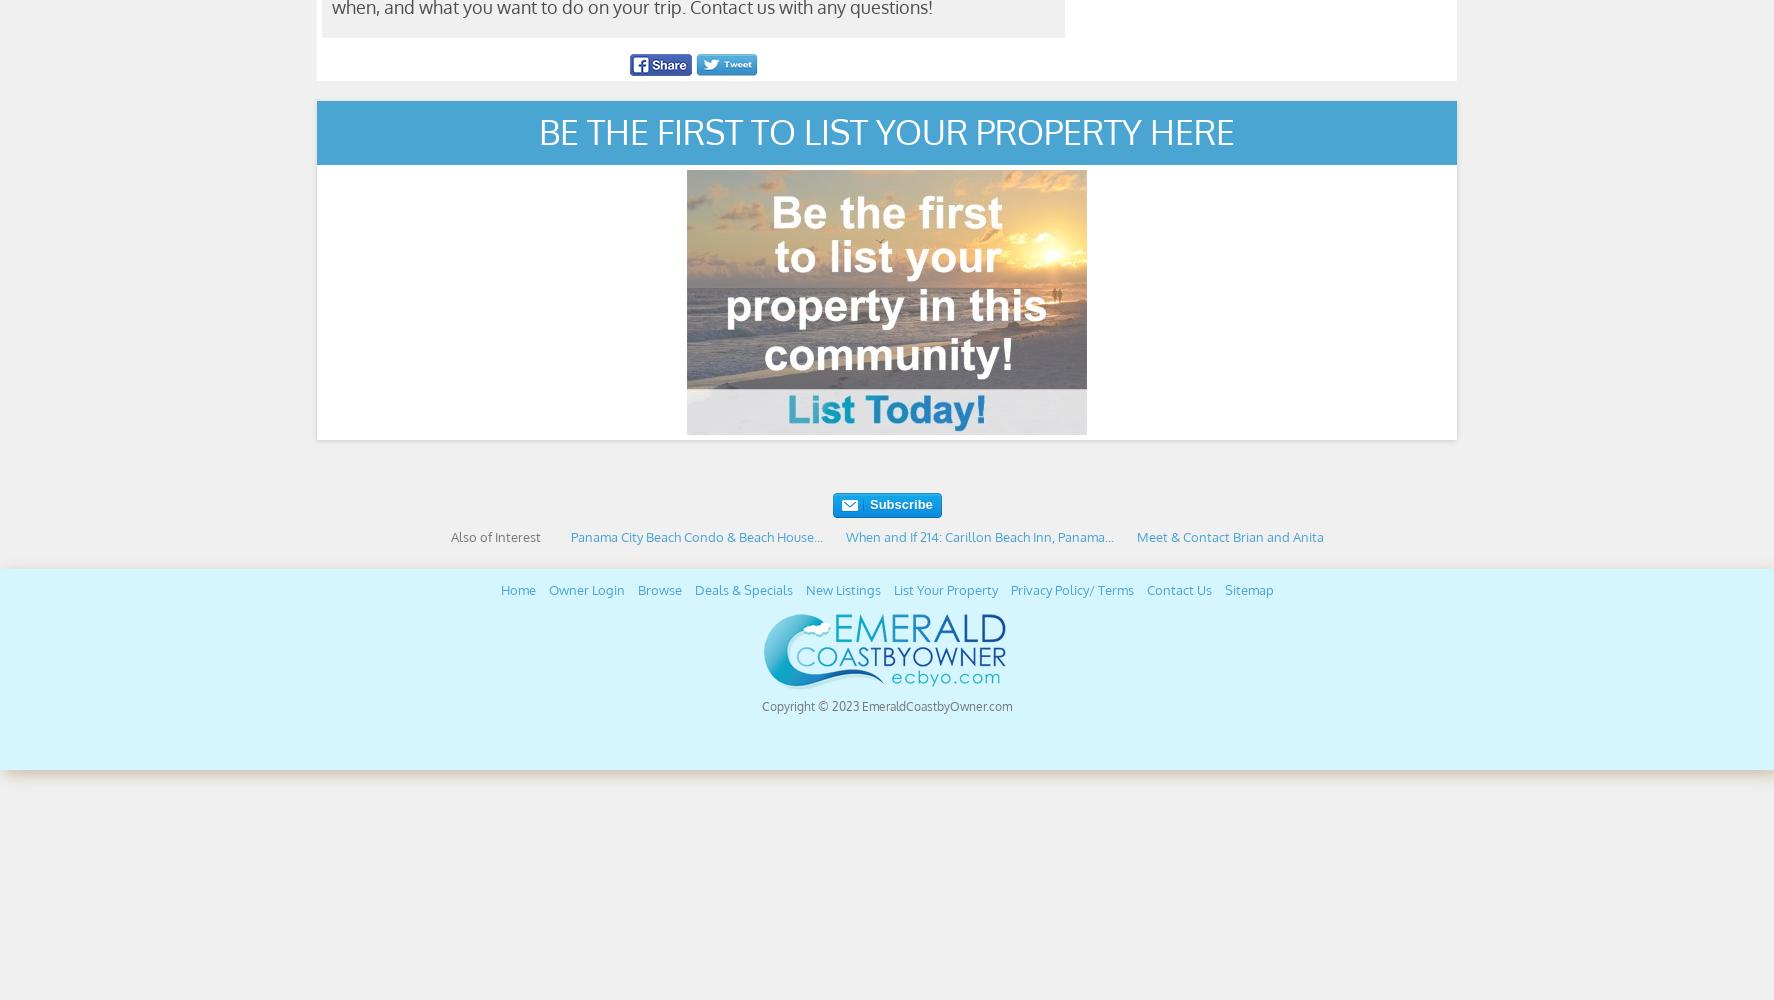  Describe the element at coordinates (695, 537) in the screenshot. I see `'Panama City Beach Condo & Beach House...'` at that location.